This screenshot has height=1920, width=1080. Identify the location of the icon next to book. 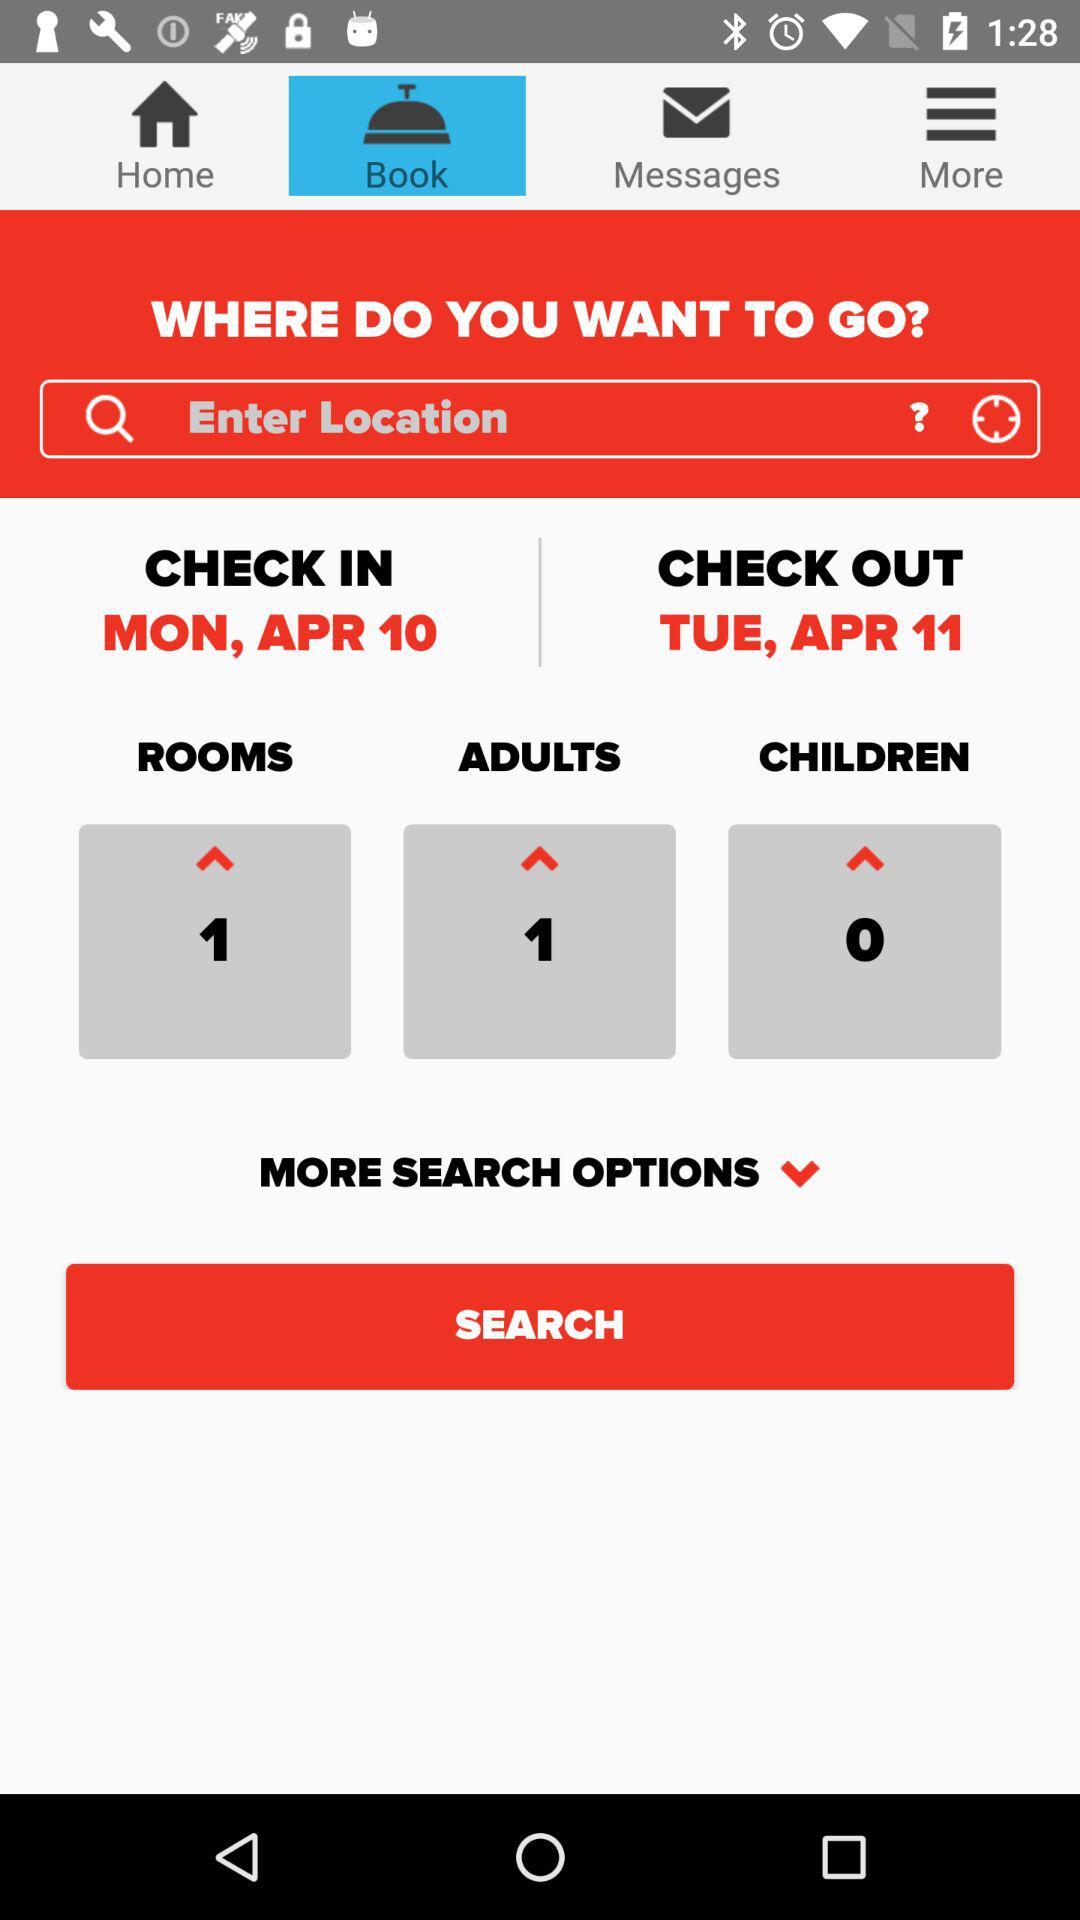
(164, 134).